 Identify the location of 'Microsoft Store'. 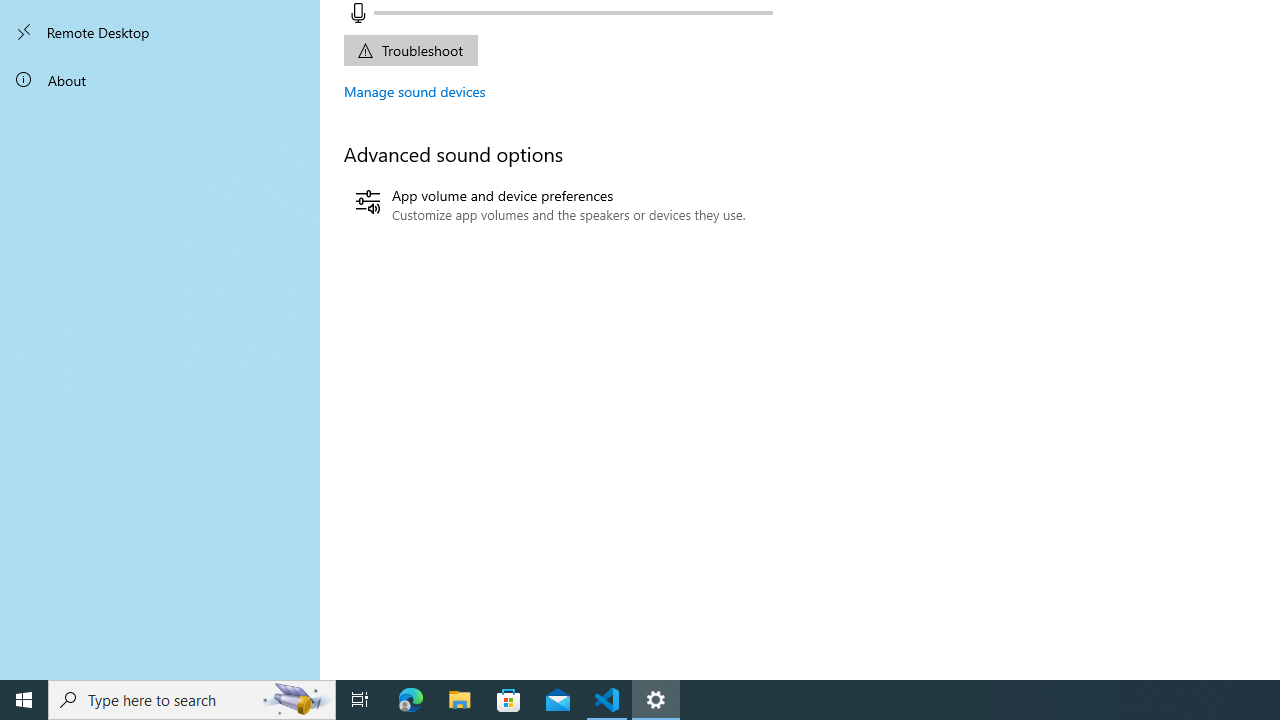
(509, 698).